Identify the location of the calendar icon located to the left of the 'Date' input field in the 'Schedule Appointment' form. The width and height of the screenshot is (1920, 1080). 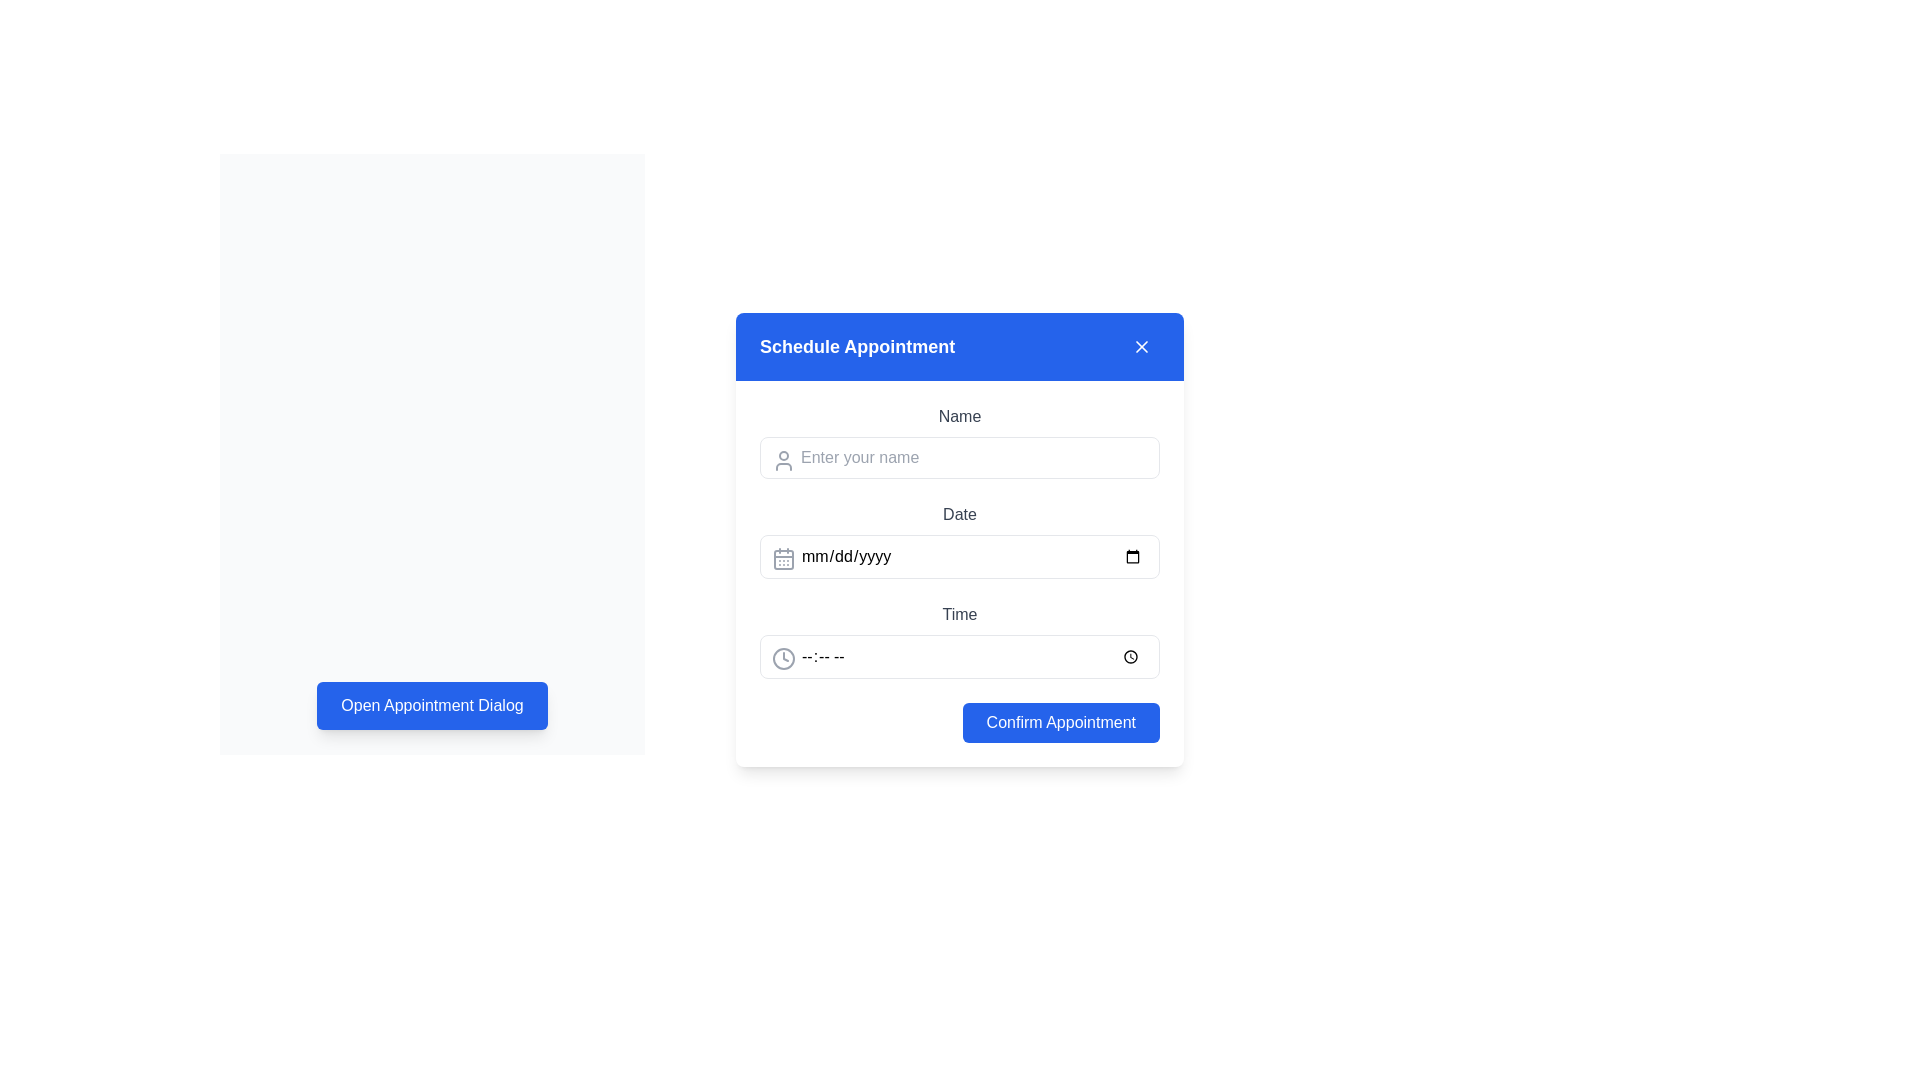
(782, 559).